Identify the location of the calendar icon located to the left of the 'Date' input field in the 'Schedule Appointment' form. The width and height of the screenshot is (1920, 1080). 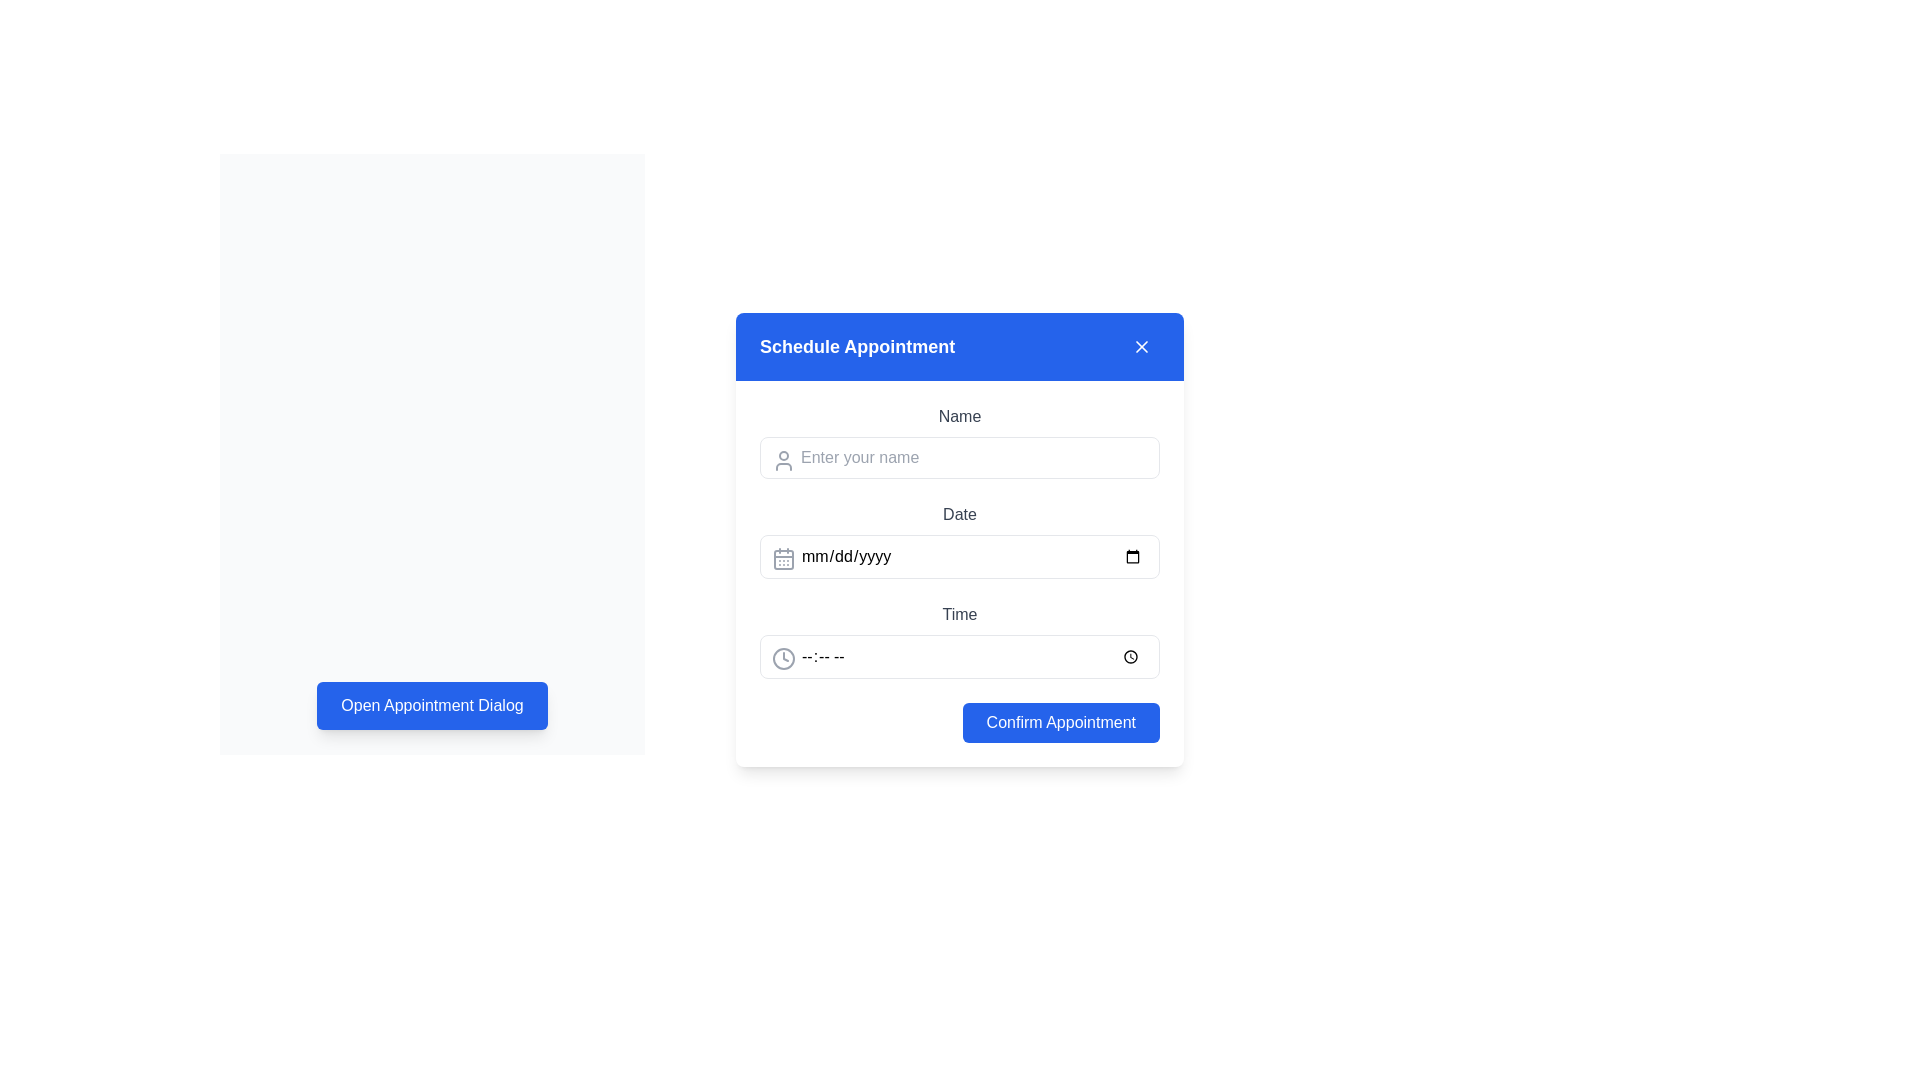
(782, 559).